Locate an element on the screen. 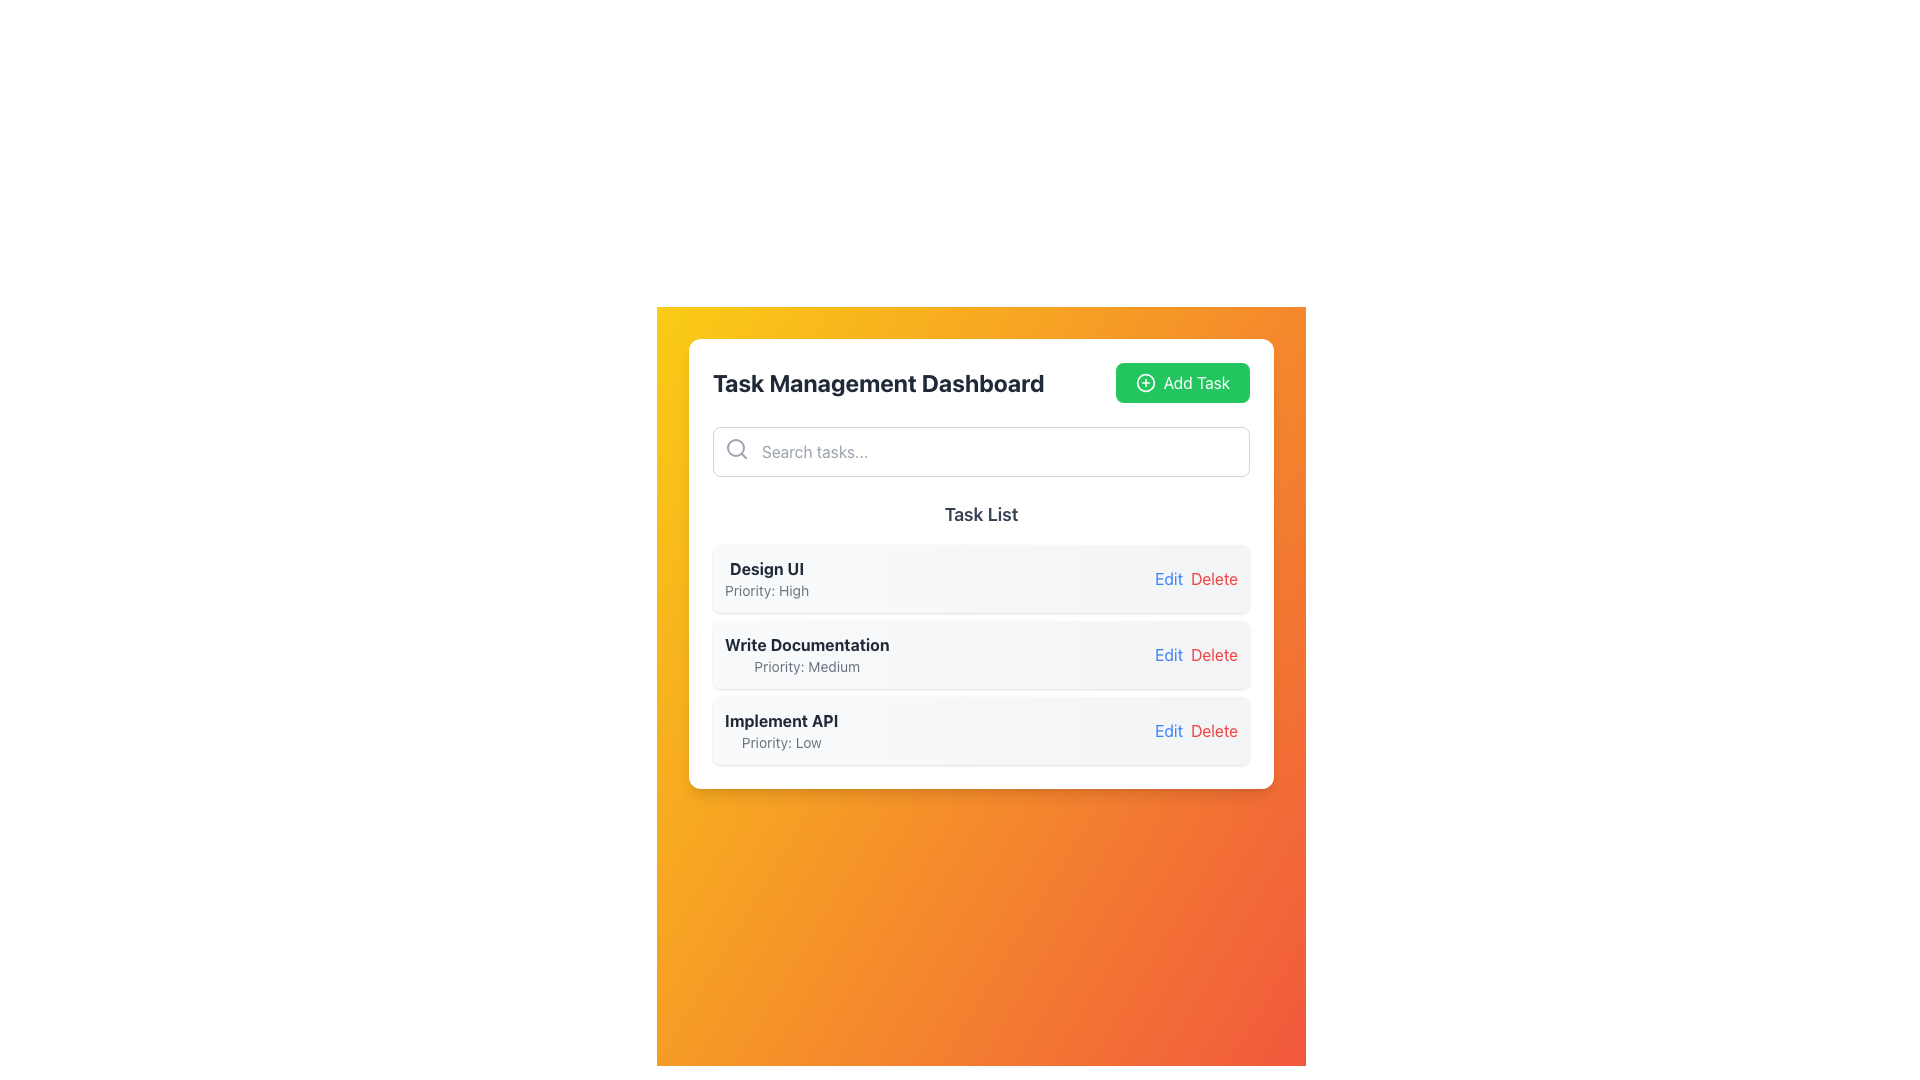 This screenshot has height=1080, width=1920. the small text label that indicates the priority level 'Medium' below the task titled 'Write Documentation' in the task list interface is located at coordinates (807, 667).